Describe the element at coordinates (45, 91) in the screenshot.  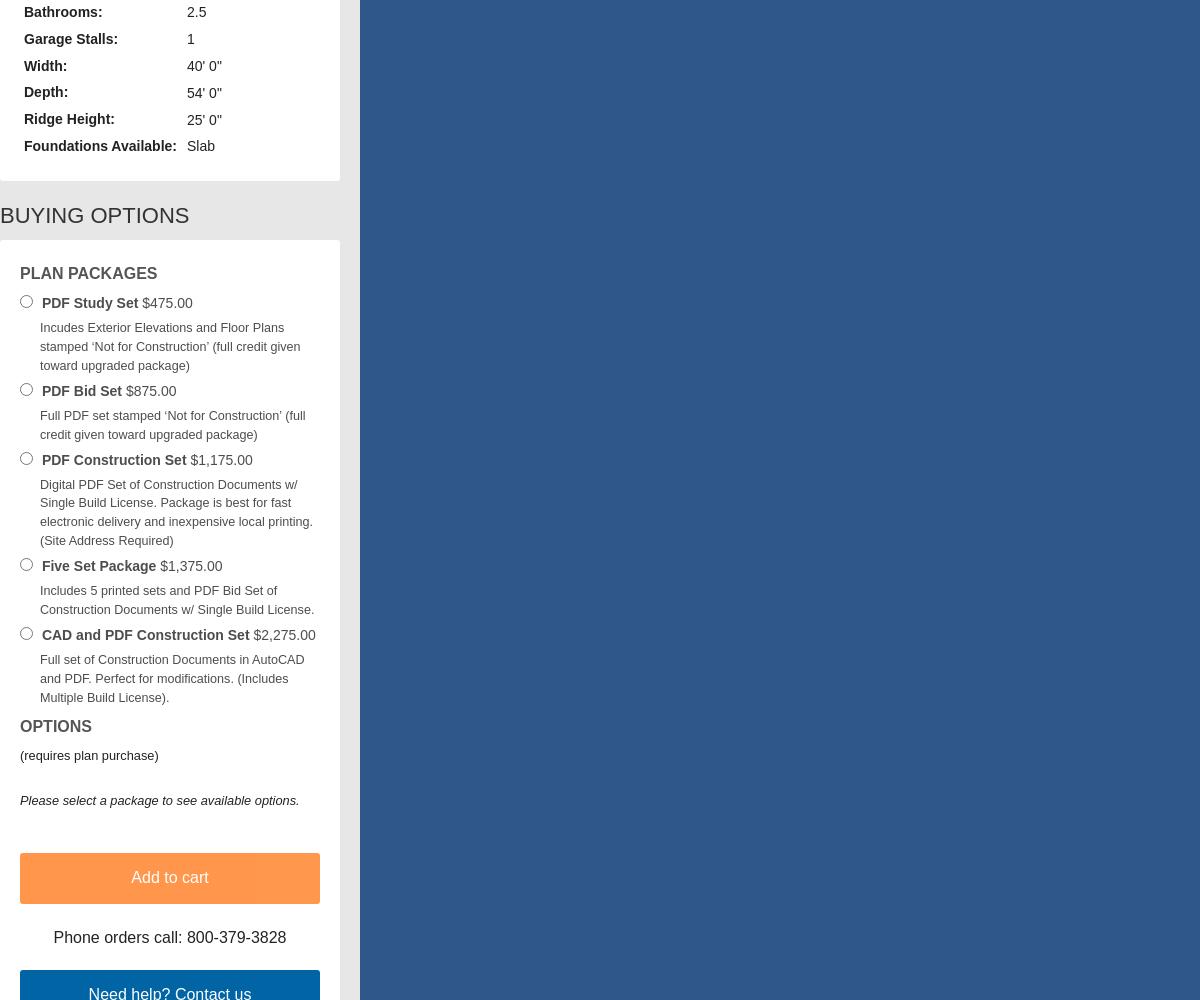
I see `'Depth:'` at that location.